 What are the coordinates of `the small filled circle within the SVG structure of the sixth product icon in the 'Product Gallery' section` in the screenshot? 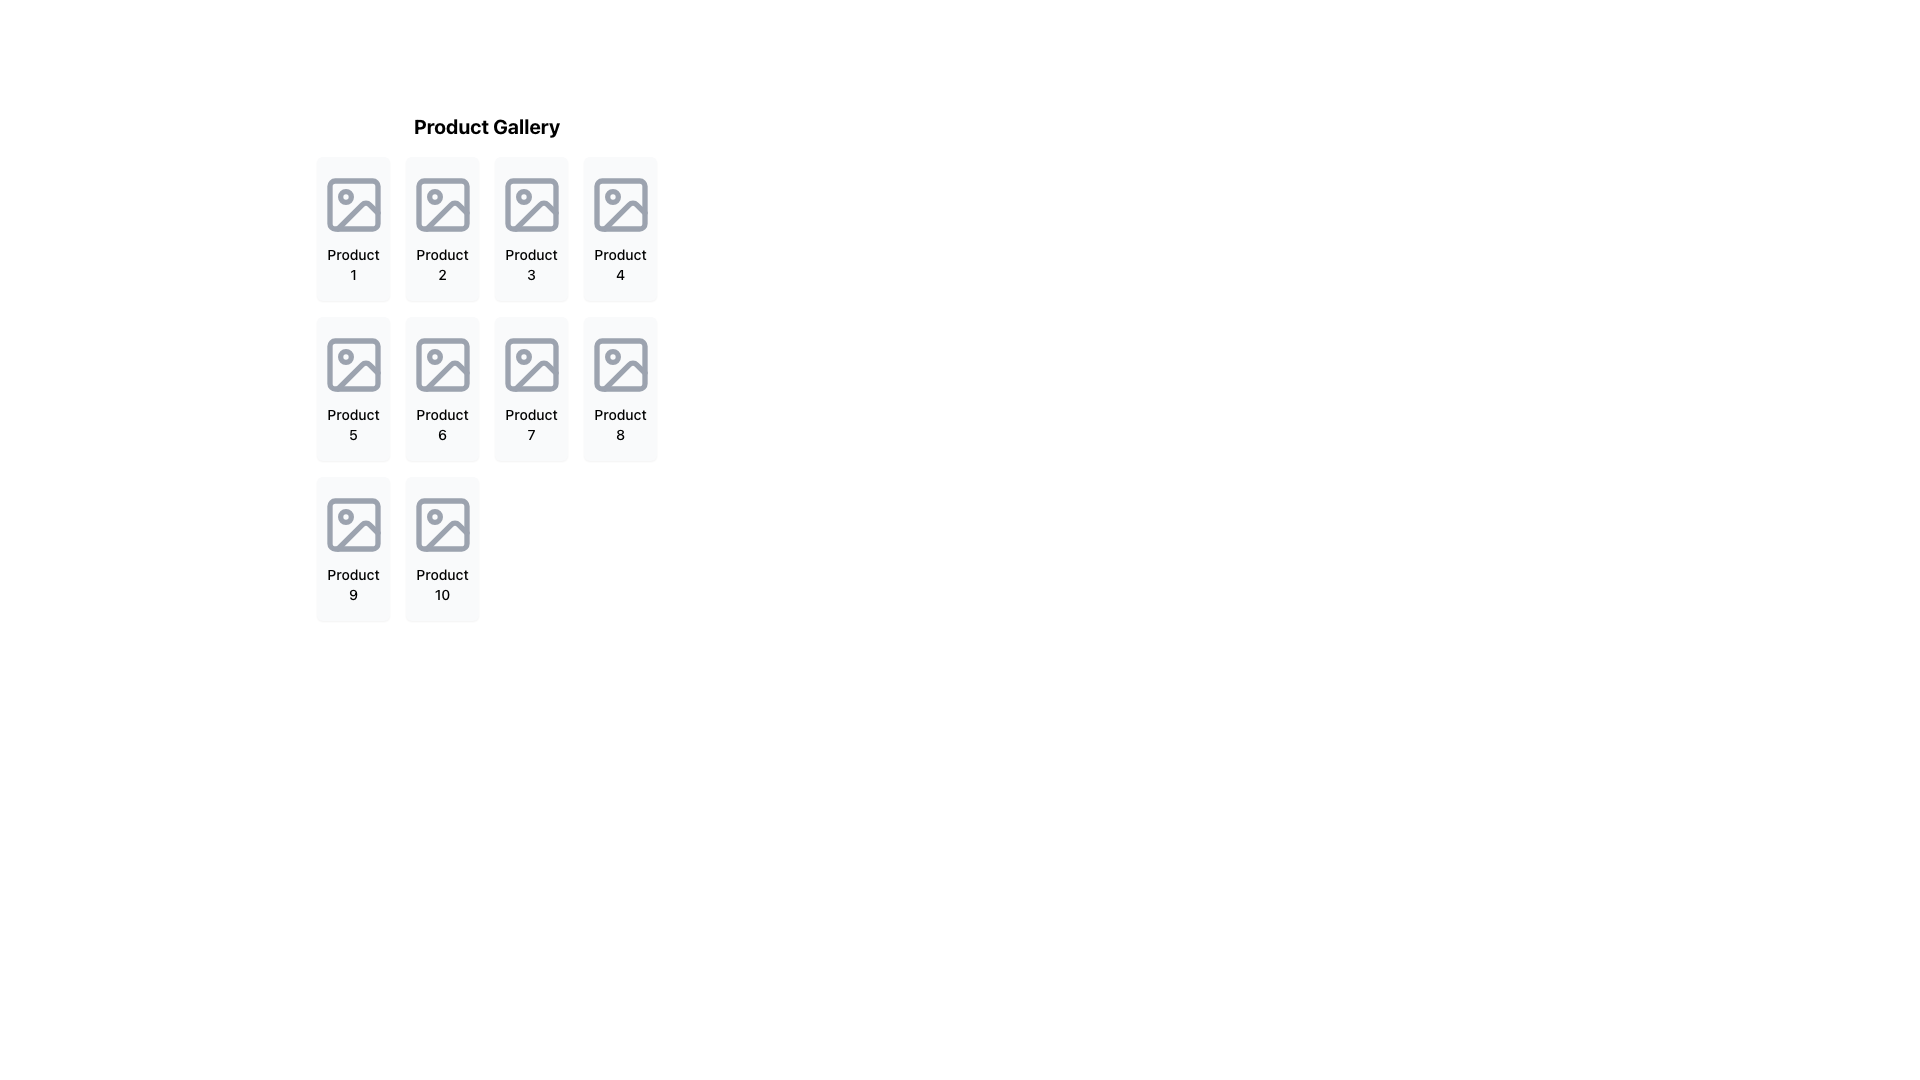 It's located at (433, 356).